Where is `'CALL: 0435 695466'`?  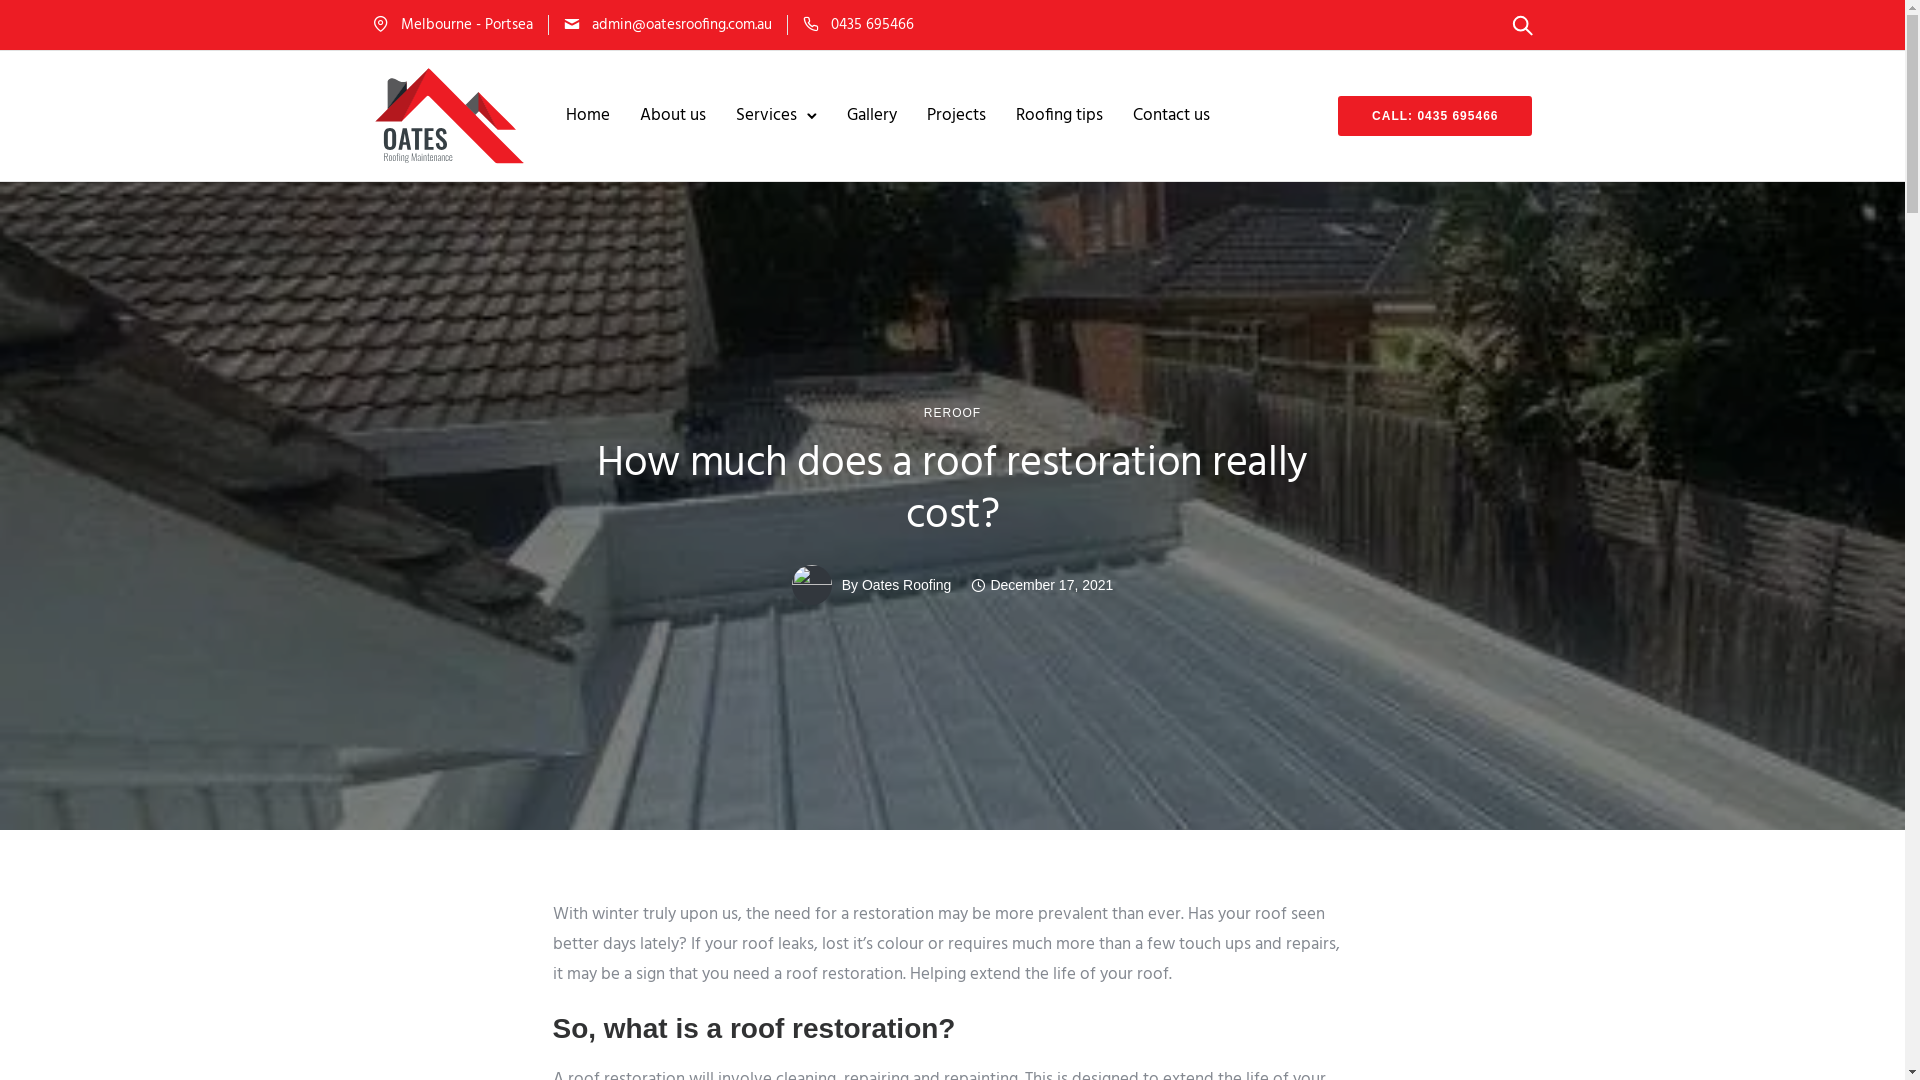
'CALL: 0435 695466' is located at coordinates (1434, 115).